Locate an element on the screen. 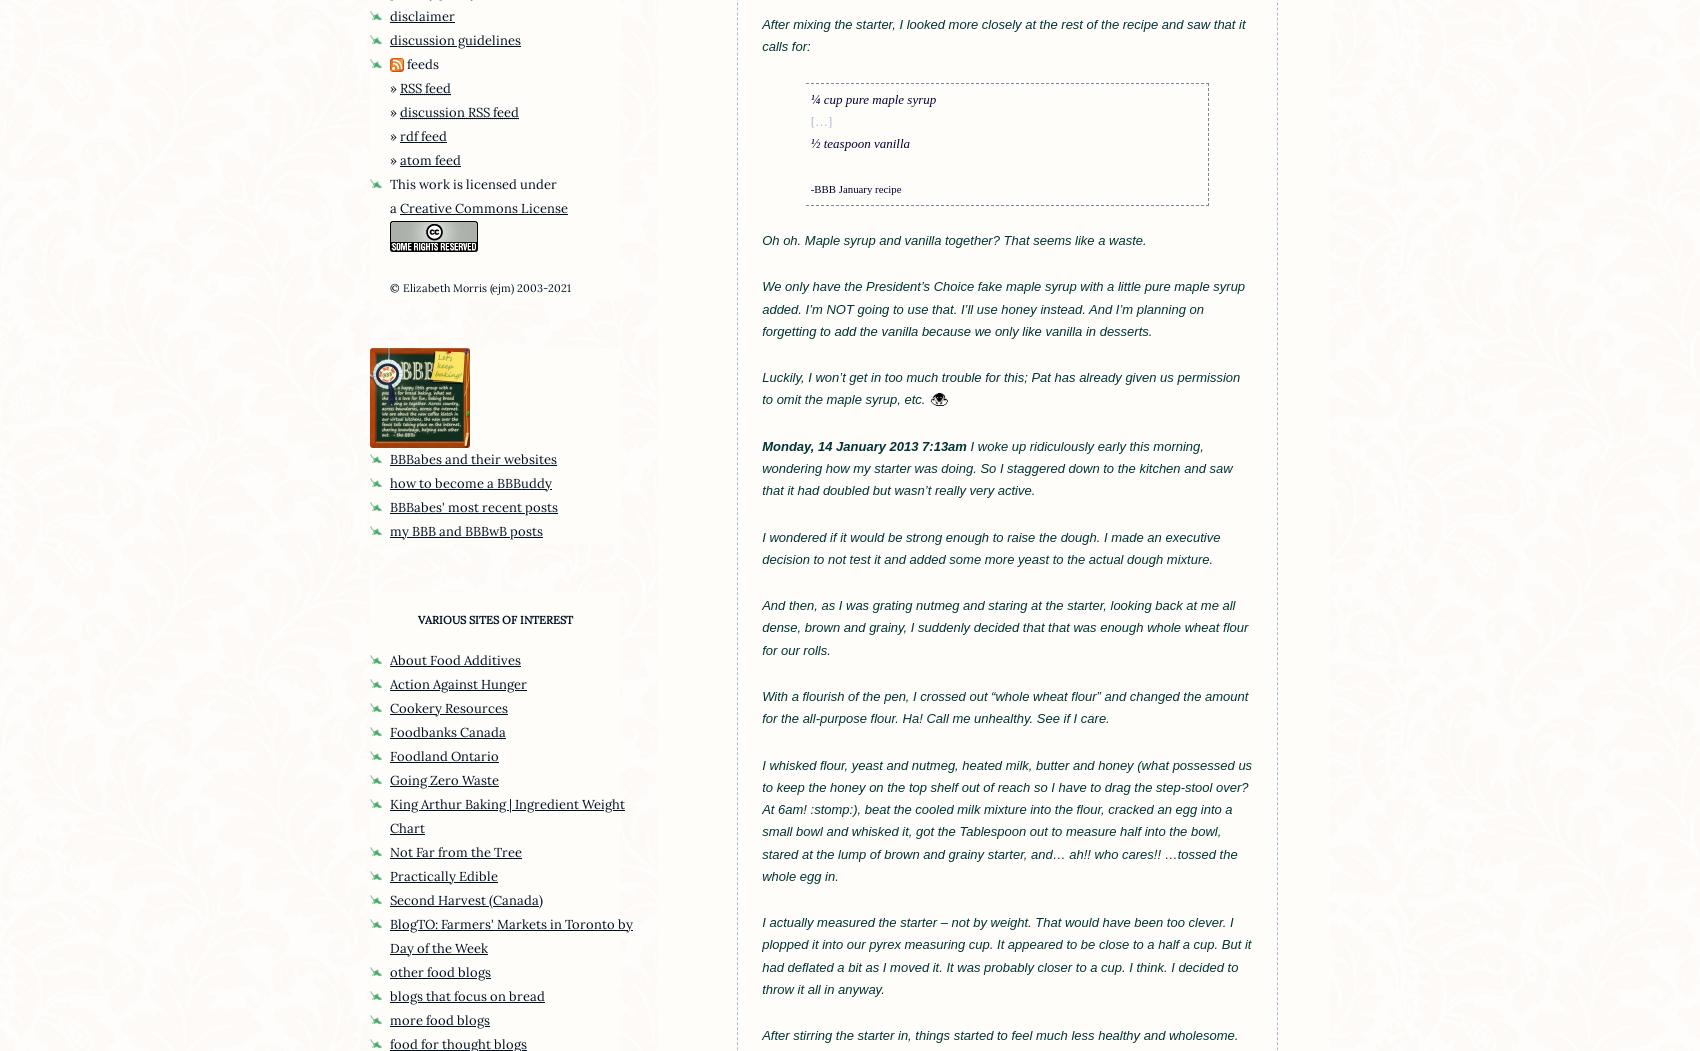 The width and height of the screenshot is (1700, 1051). 'Practically Edible' is located at coordinates (444, 874).